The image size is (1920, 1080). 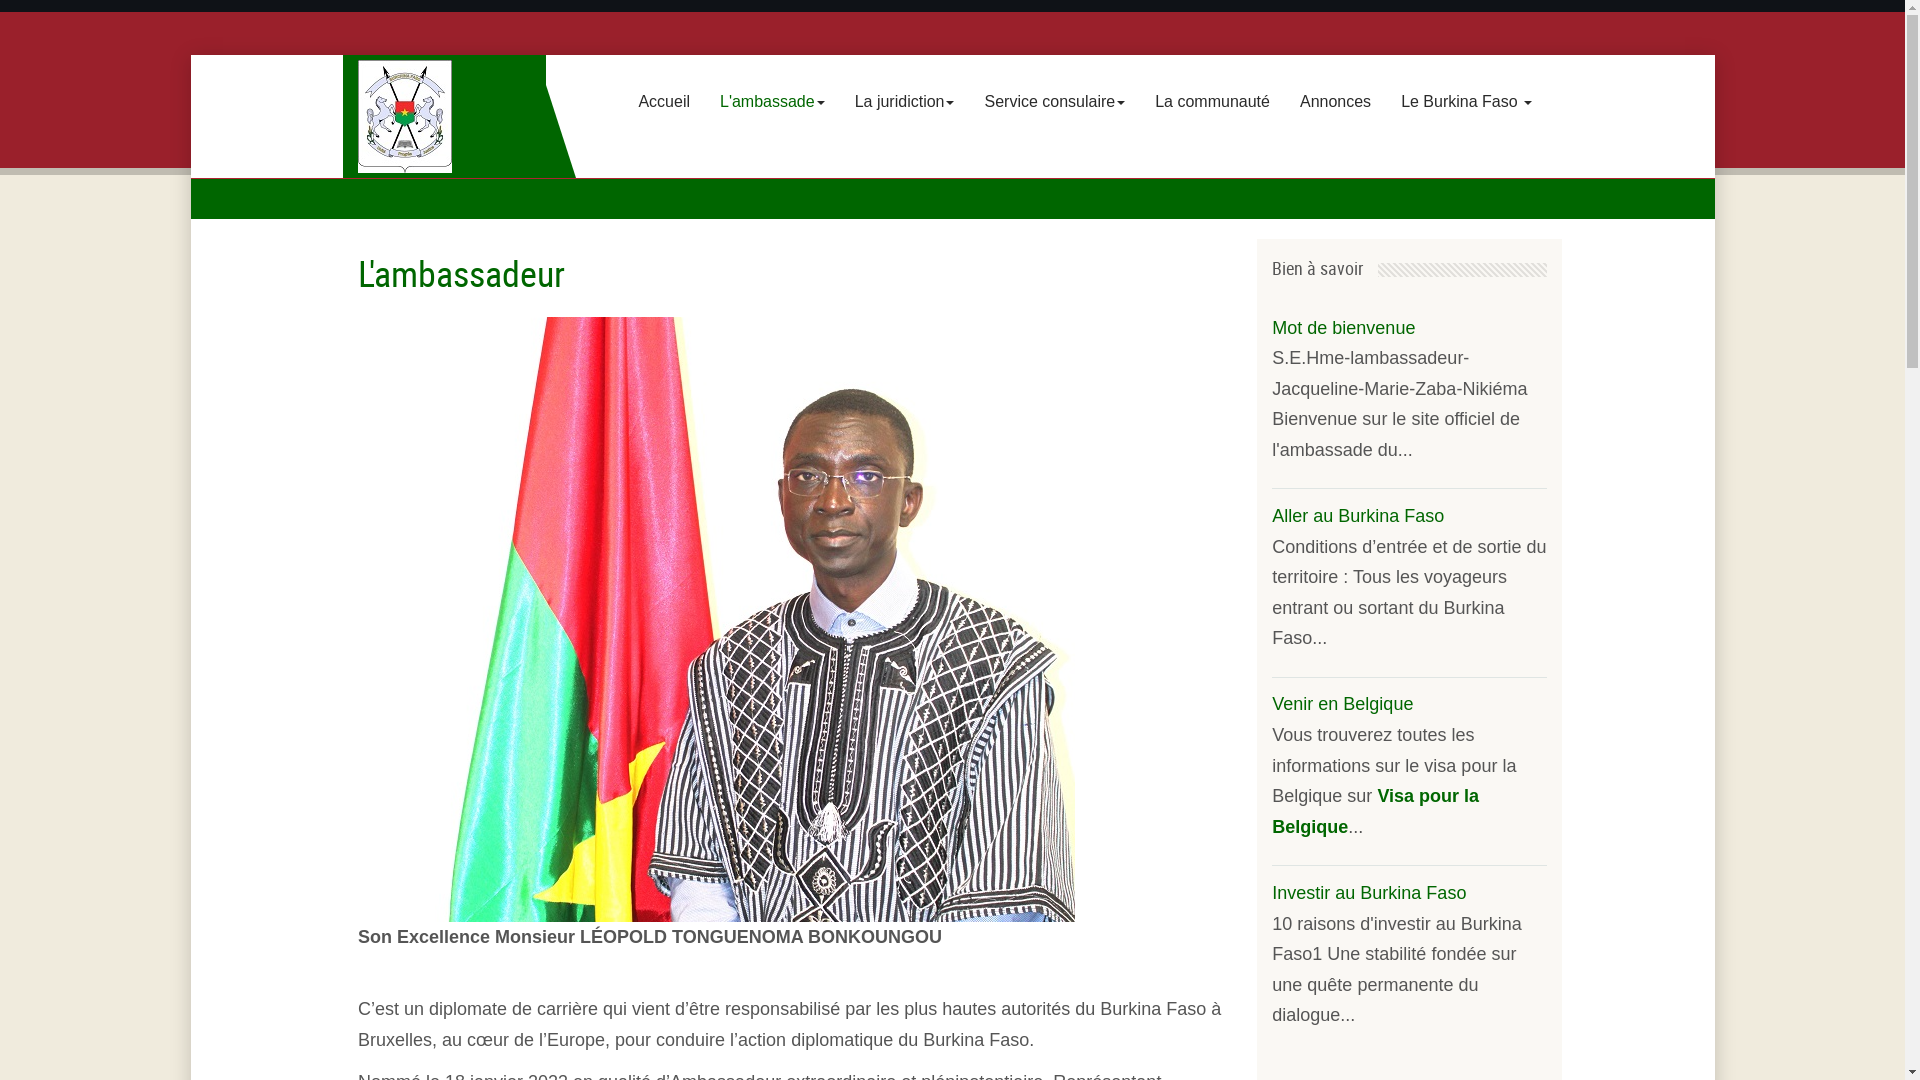 What do you see at coordinates (663, 101) in the screenshot?
I see `'Accueil'` at bounding box center [663, 101].